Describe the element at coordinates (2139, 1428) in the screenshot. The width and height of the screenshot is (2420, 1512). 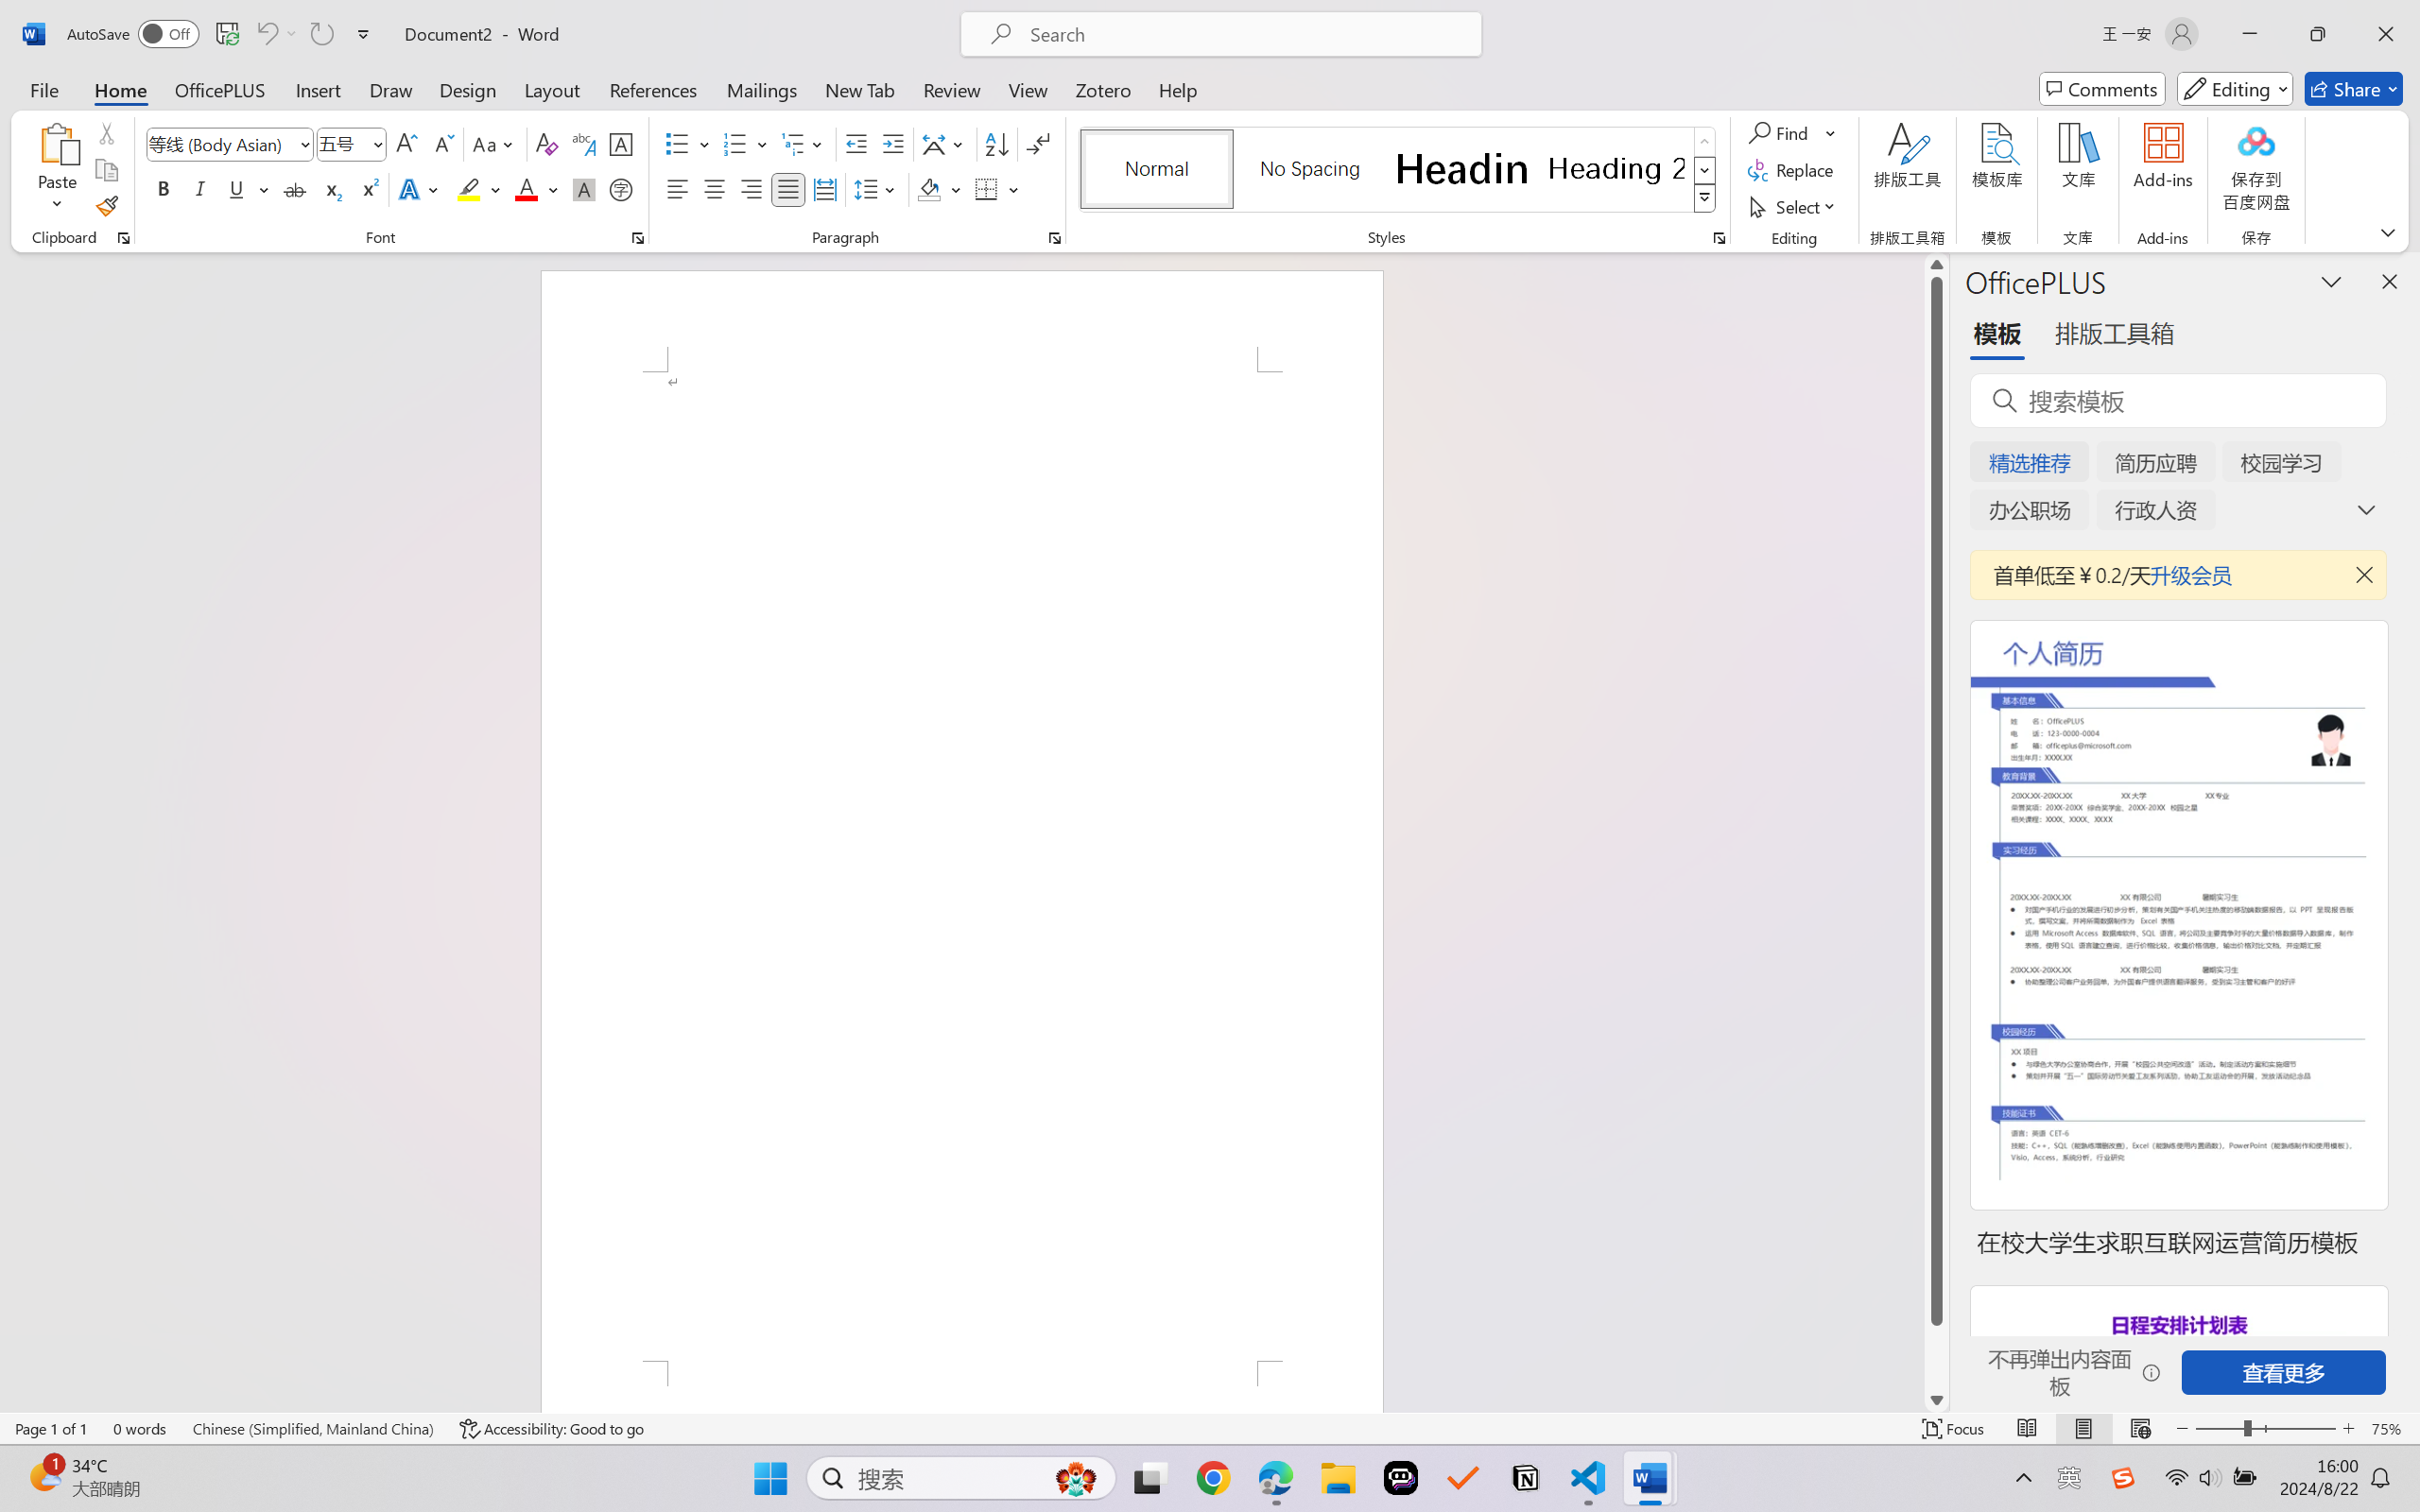
I see `'Web Layout'` at that location.